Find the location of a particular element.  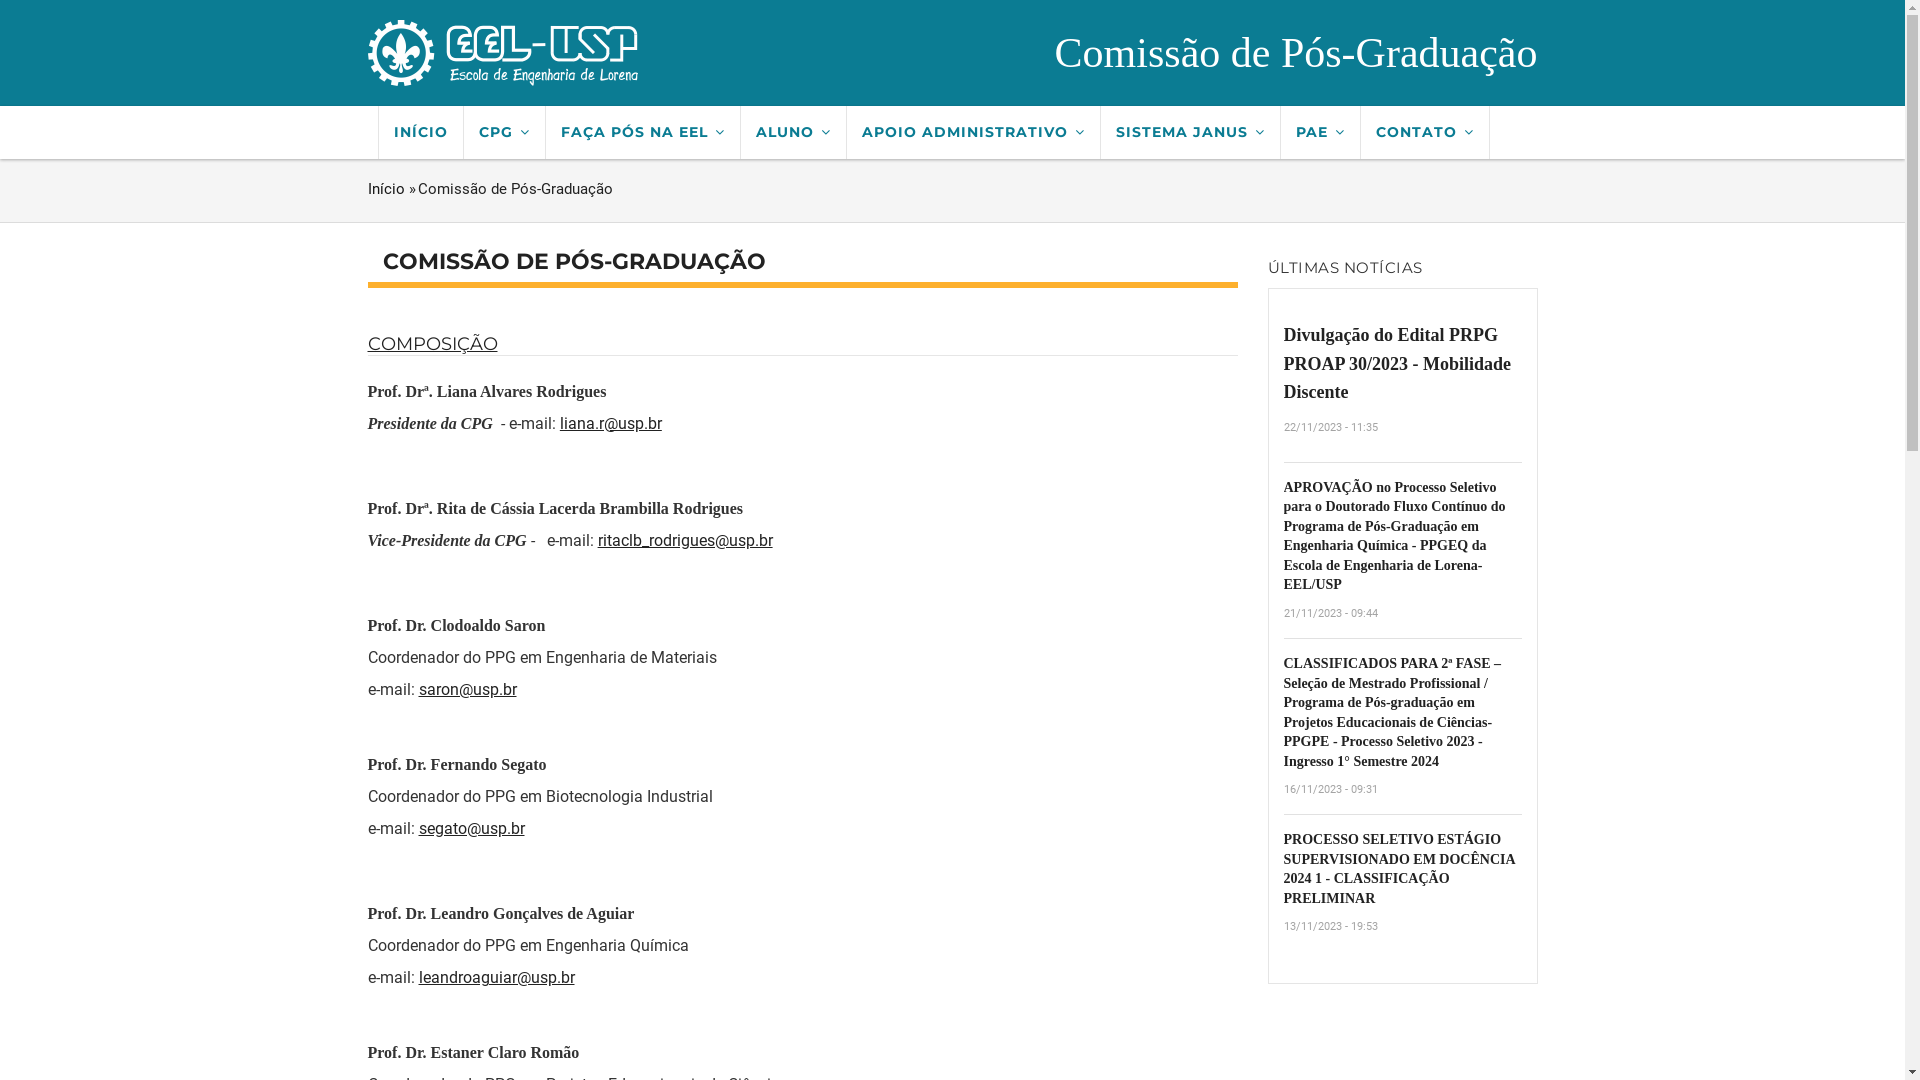

'CPG' is located at coordinates (504, 132).